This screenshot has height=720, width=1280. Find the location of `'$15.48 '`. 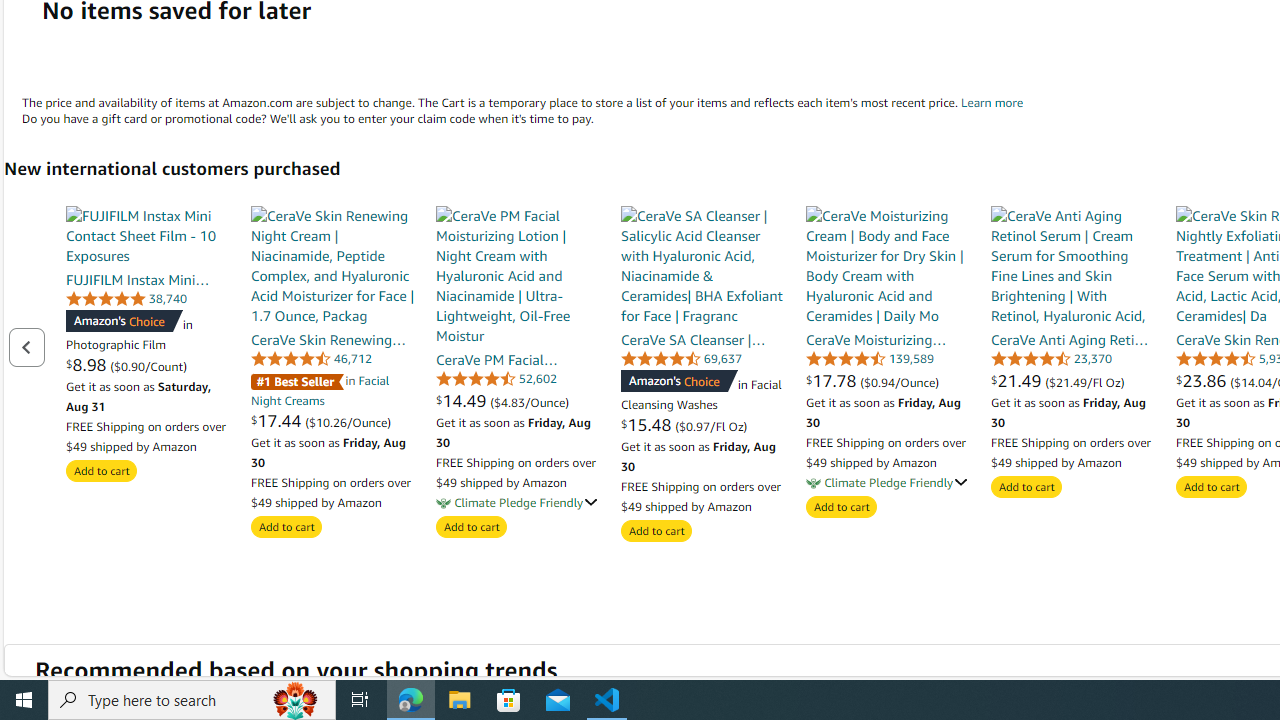

'$15.48 ' is located at coordinates (648, 423).